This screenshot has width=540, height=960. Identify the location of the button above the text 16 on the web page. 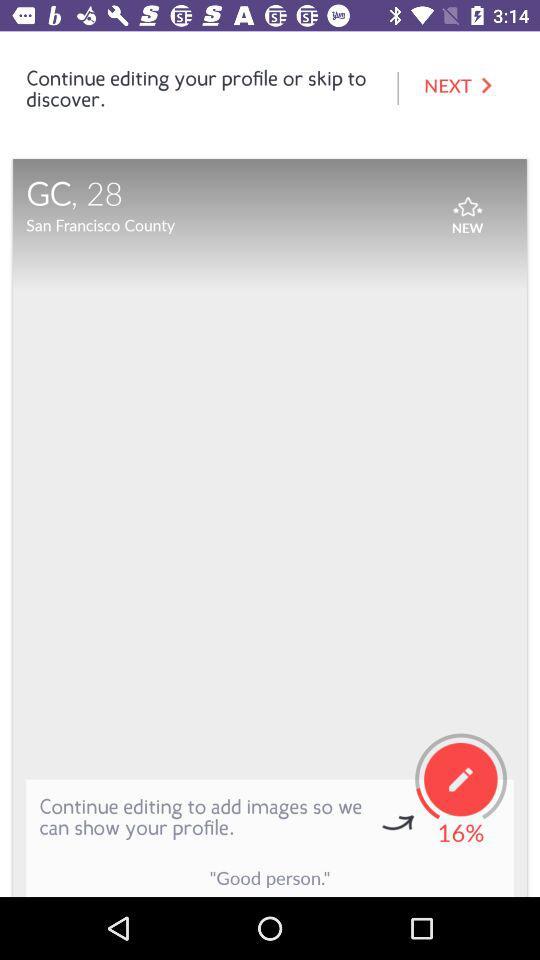
(460, 778).